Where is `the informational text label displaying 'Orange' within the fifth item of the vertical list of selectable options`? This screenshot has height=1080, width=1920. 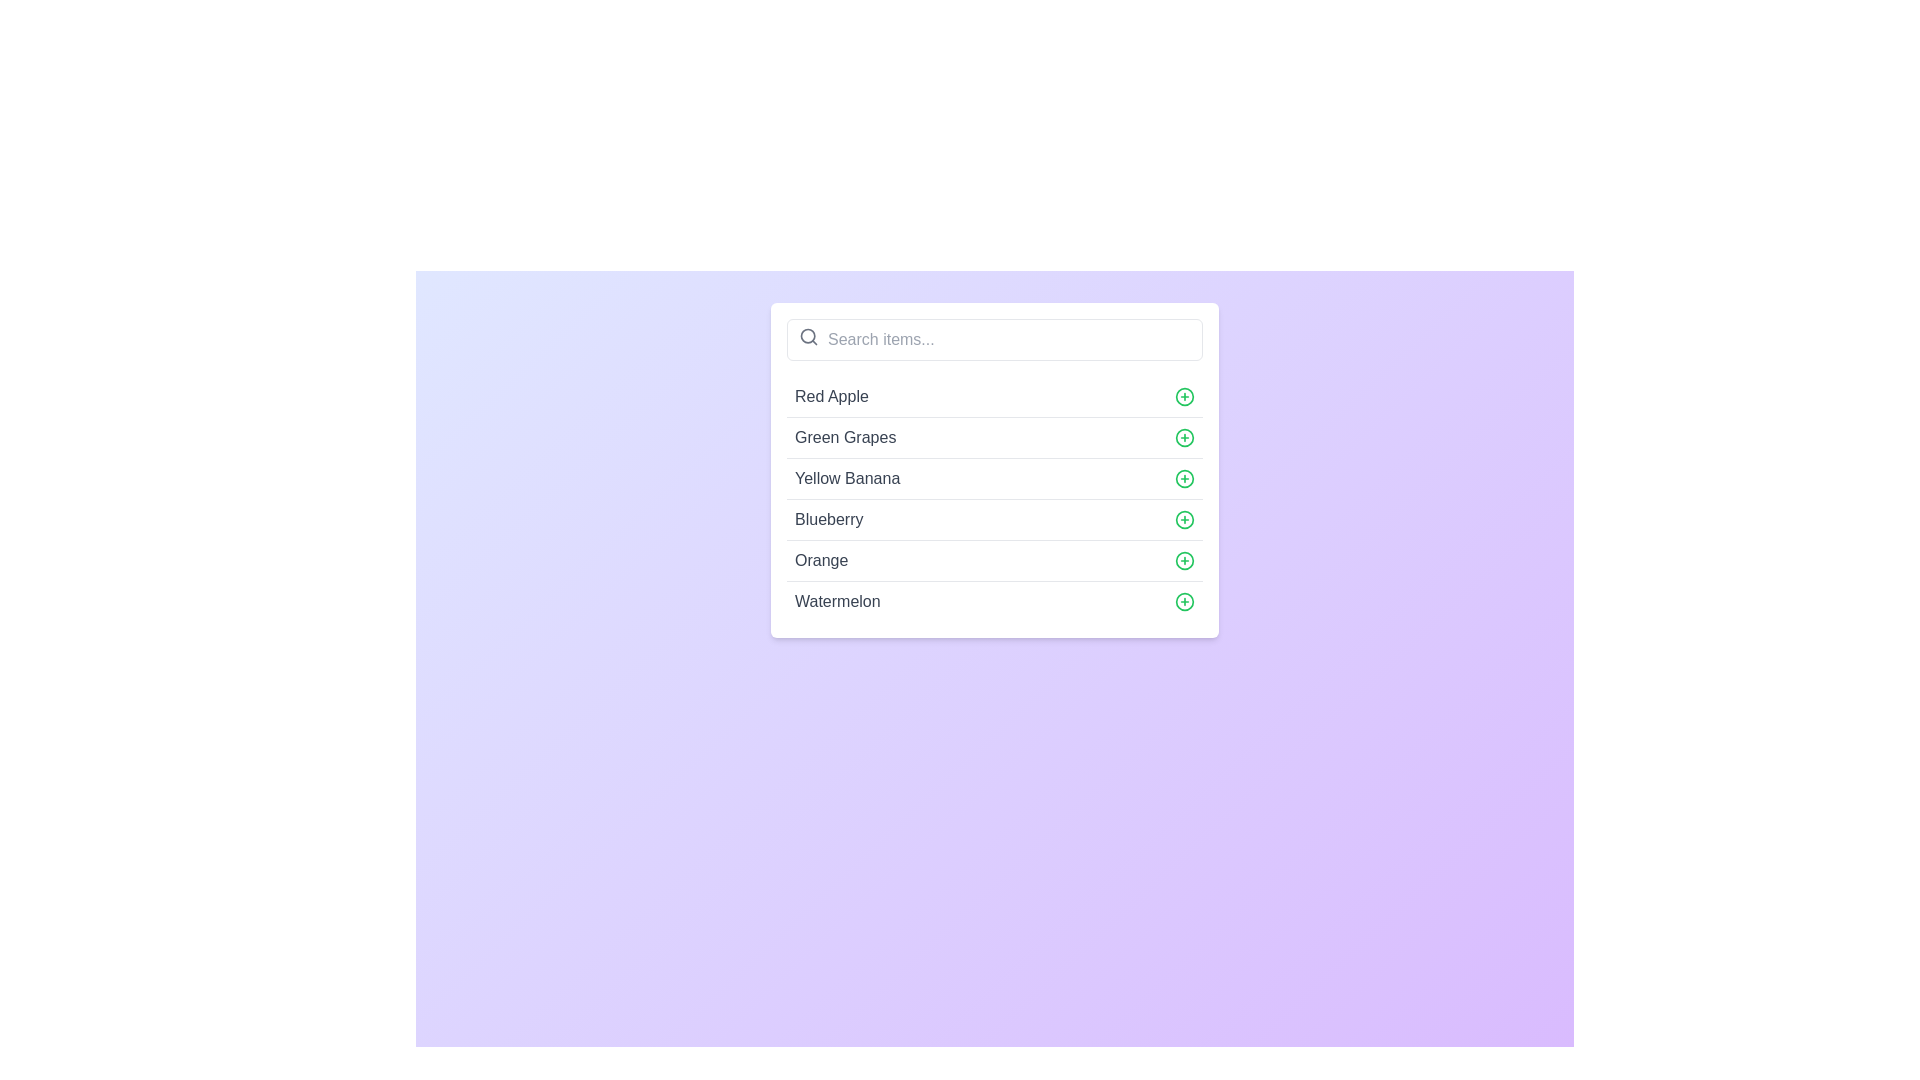
the informational text label displaying 'Orange' within the fifth item of the vertical list of selectable options is located at coordinates (821, 560).